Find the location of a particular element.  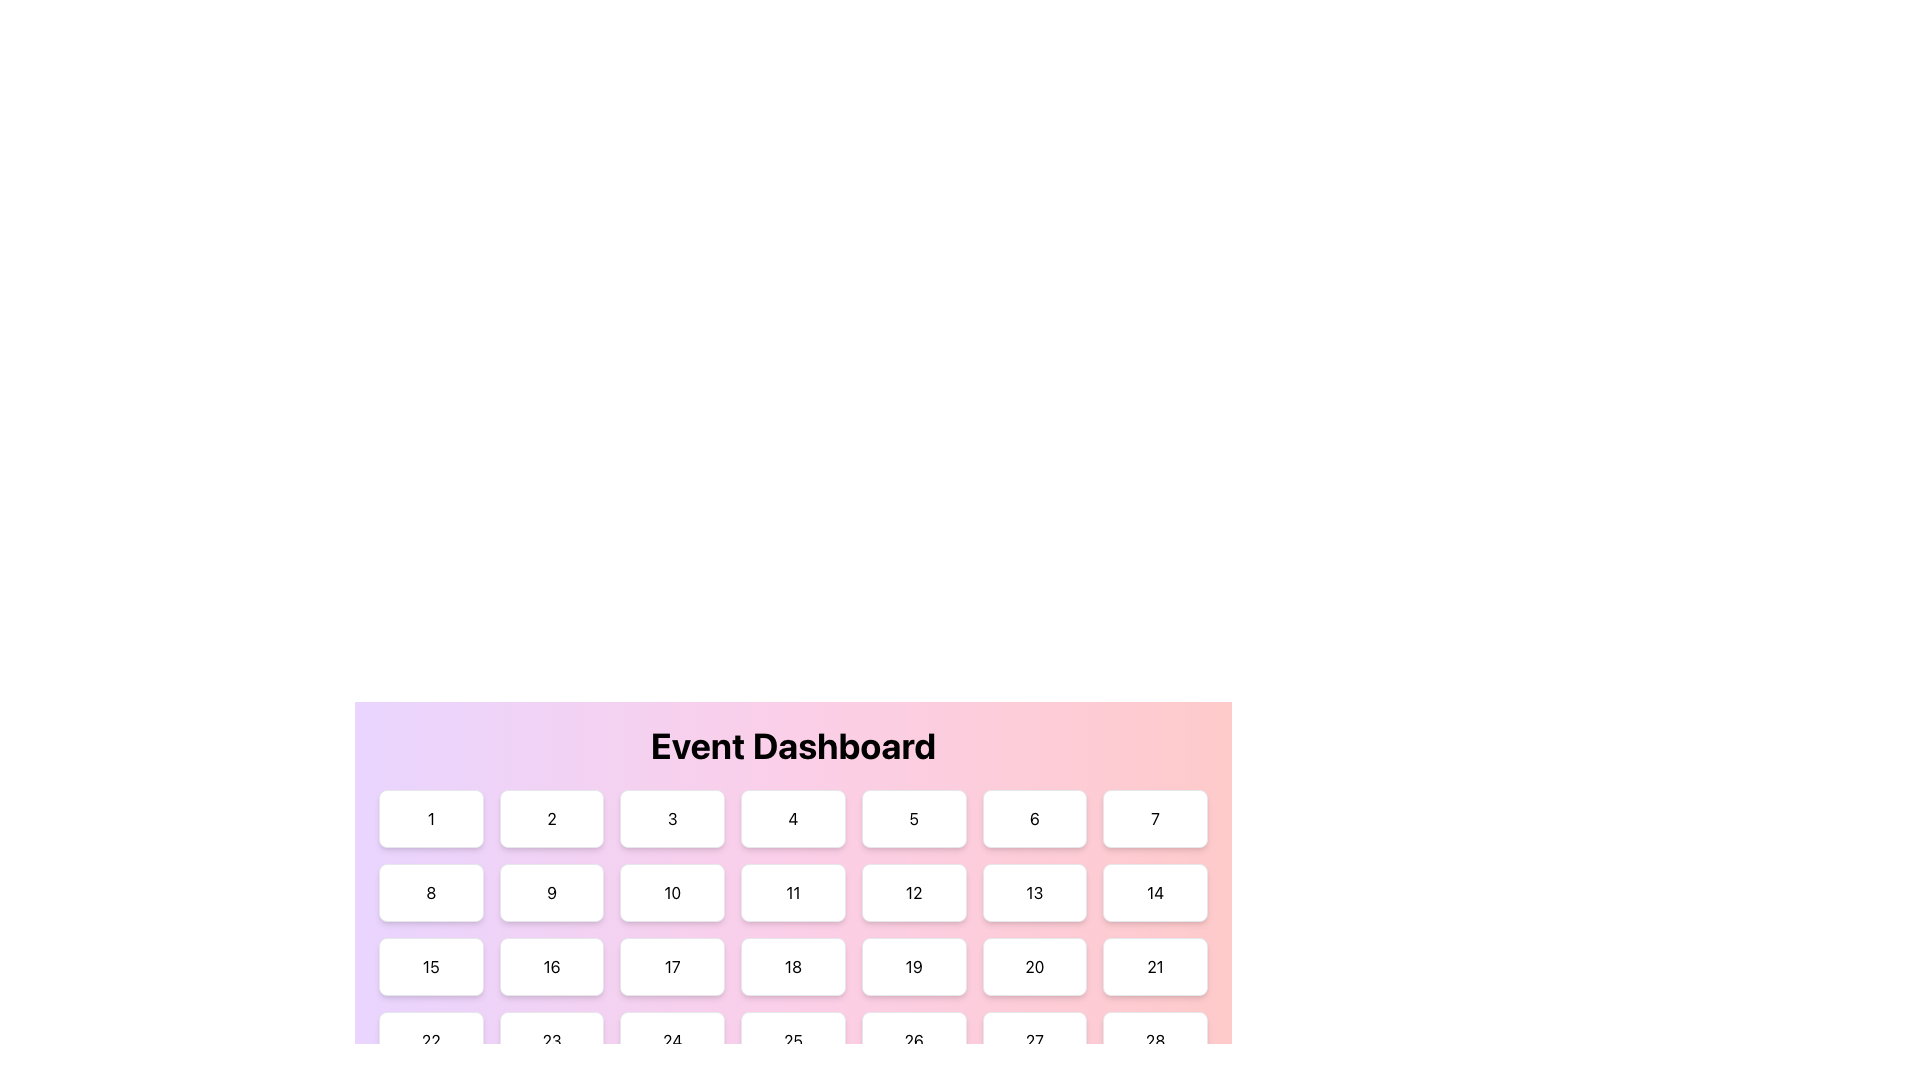

the button representing the number '12', located in the second row and fifth position of a grid layout of buttons is located at coordinates (913, 892).